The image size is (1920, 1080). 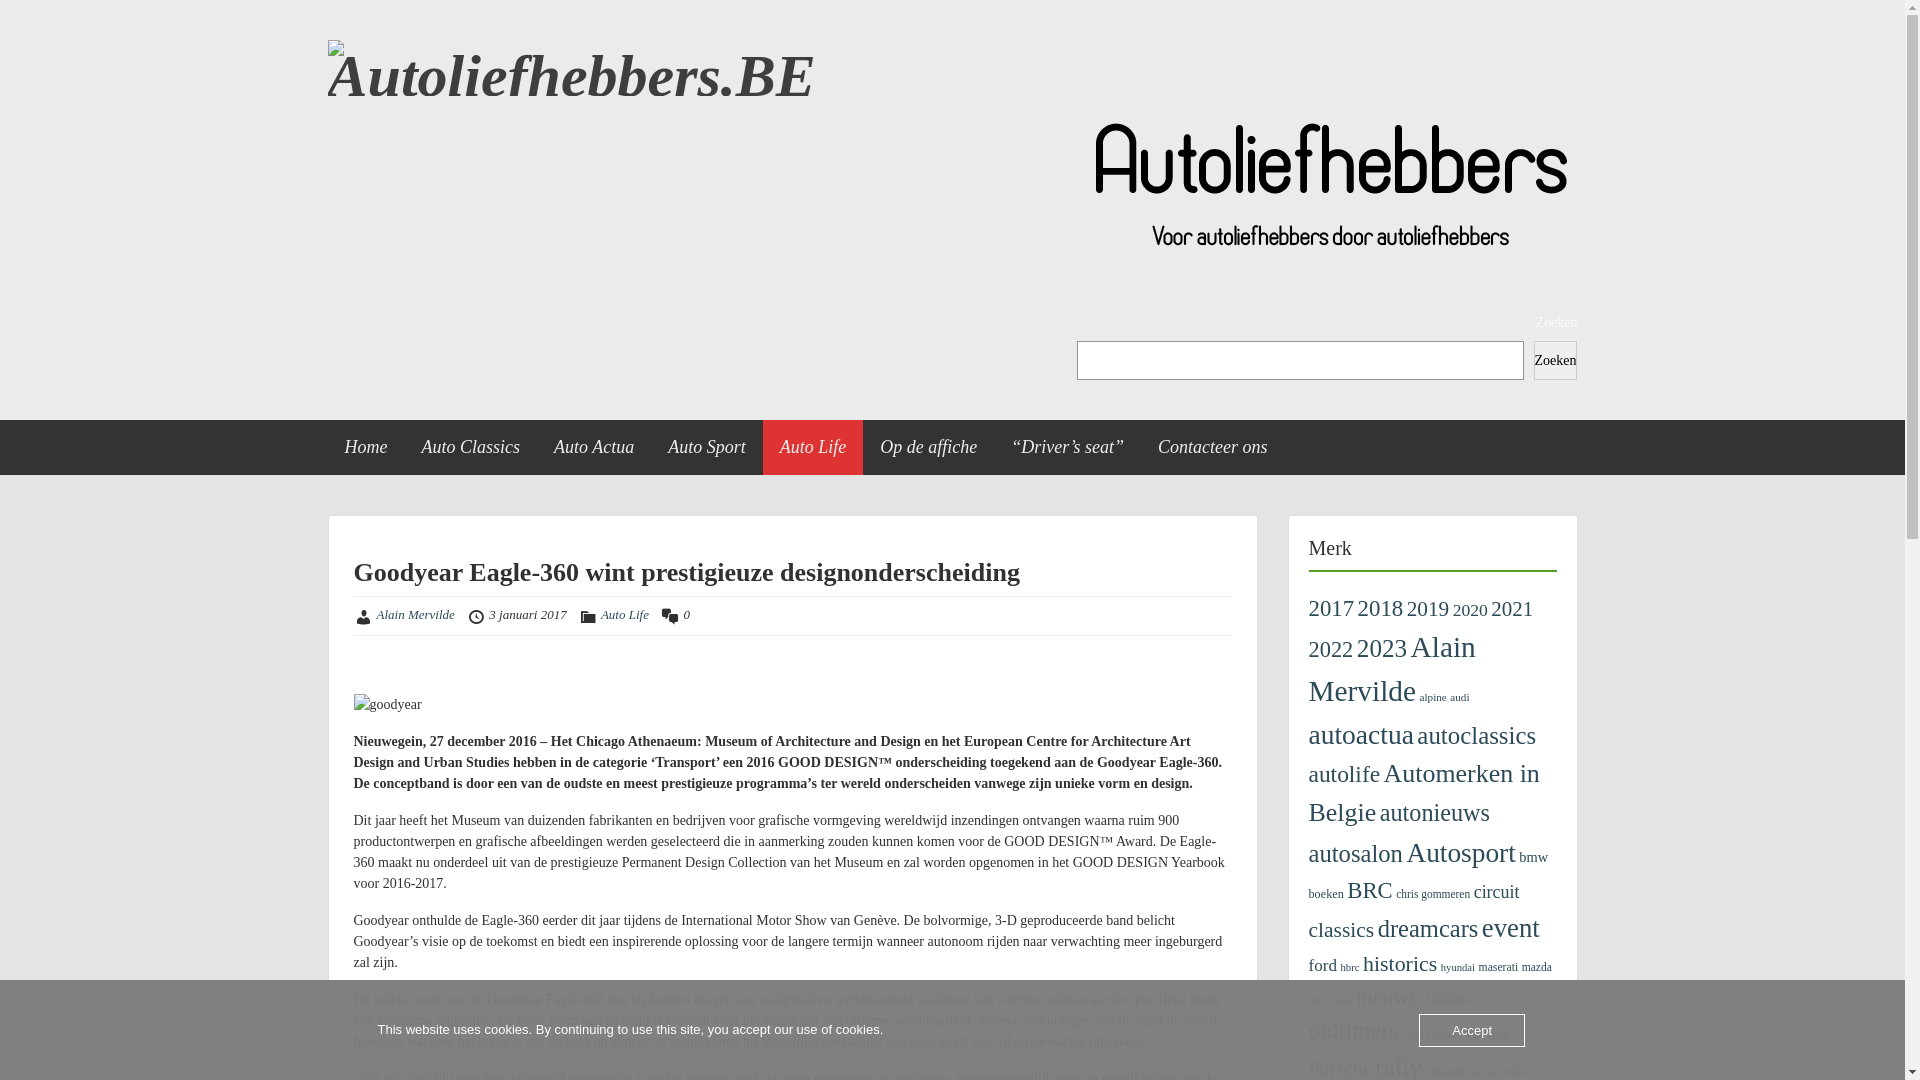 I want to click on 'audi', so click(x=1459, y=696).